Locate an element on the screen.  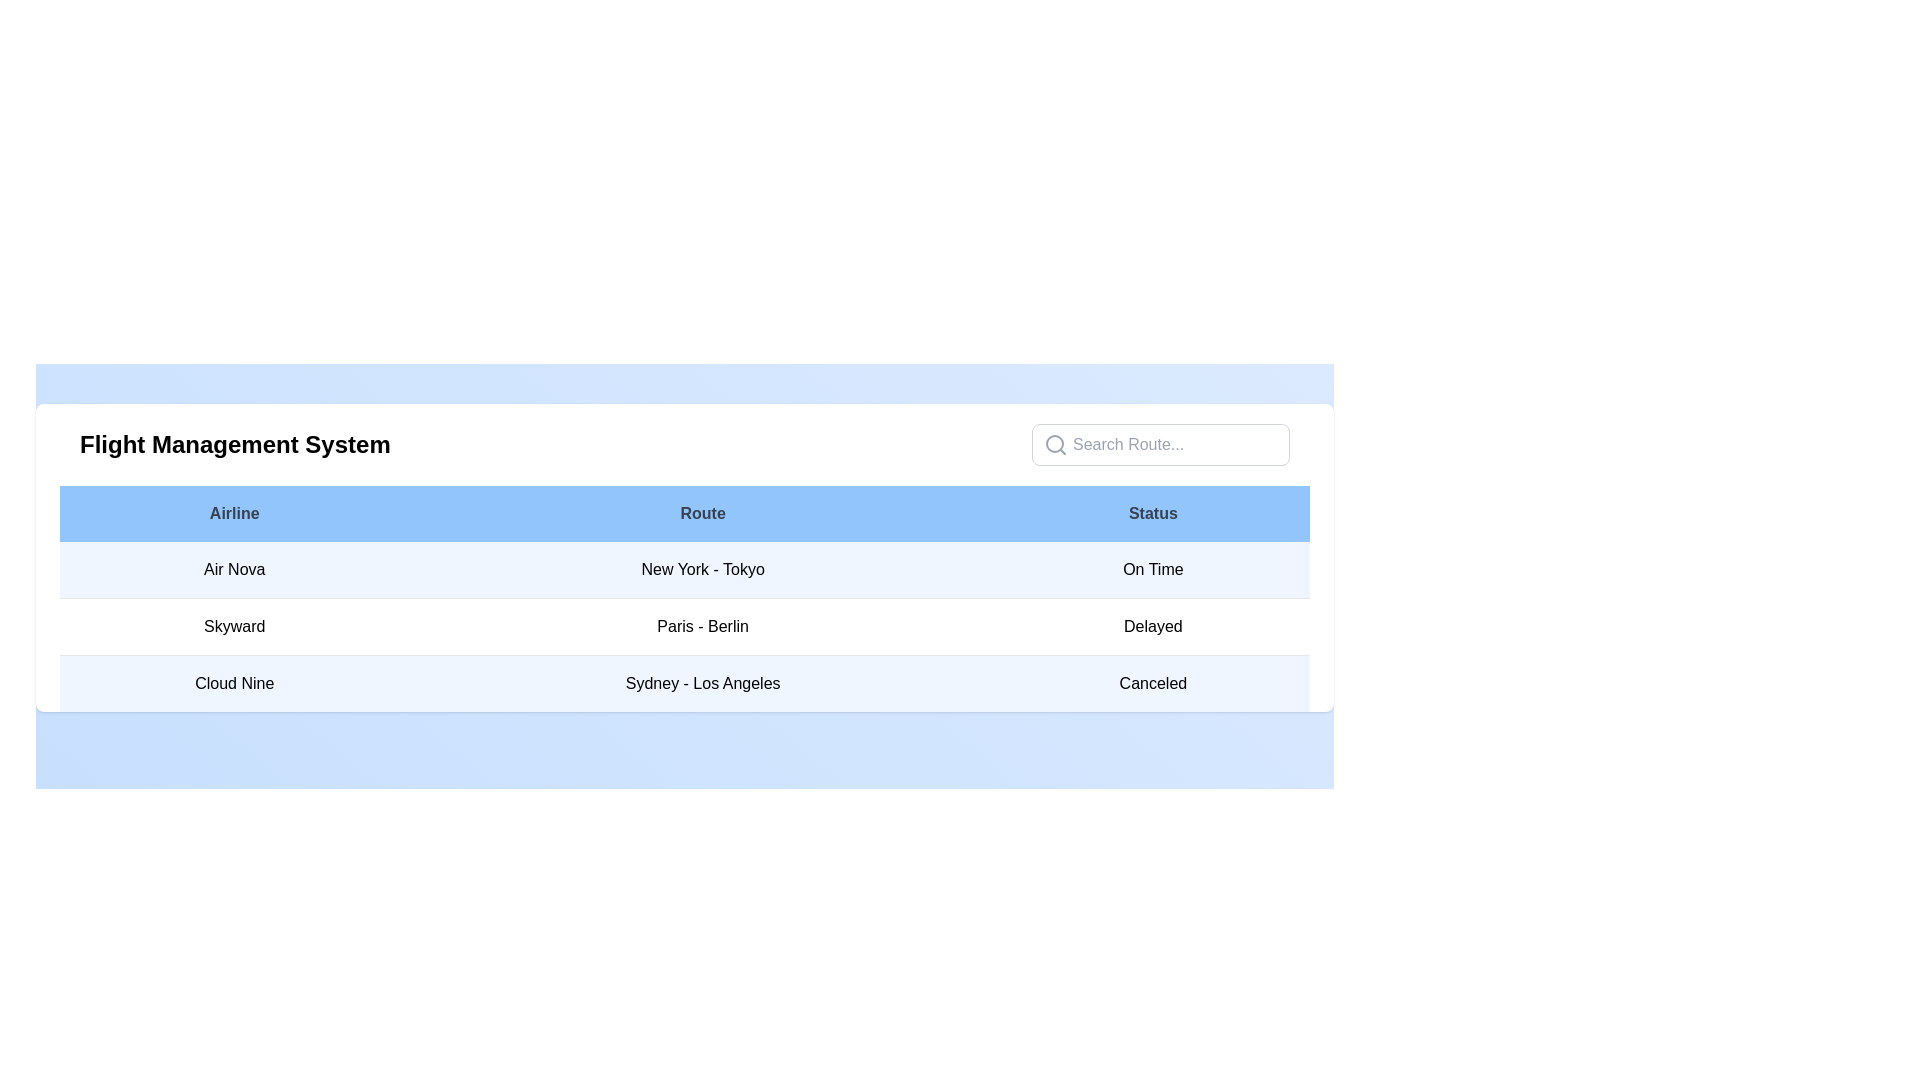
the Table Header Row that contains the column titles 'Airline', 'Route', and 'Status', specifically focusing on the center column labeled 'Route' is located at coordinates (685, 512).